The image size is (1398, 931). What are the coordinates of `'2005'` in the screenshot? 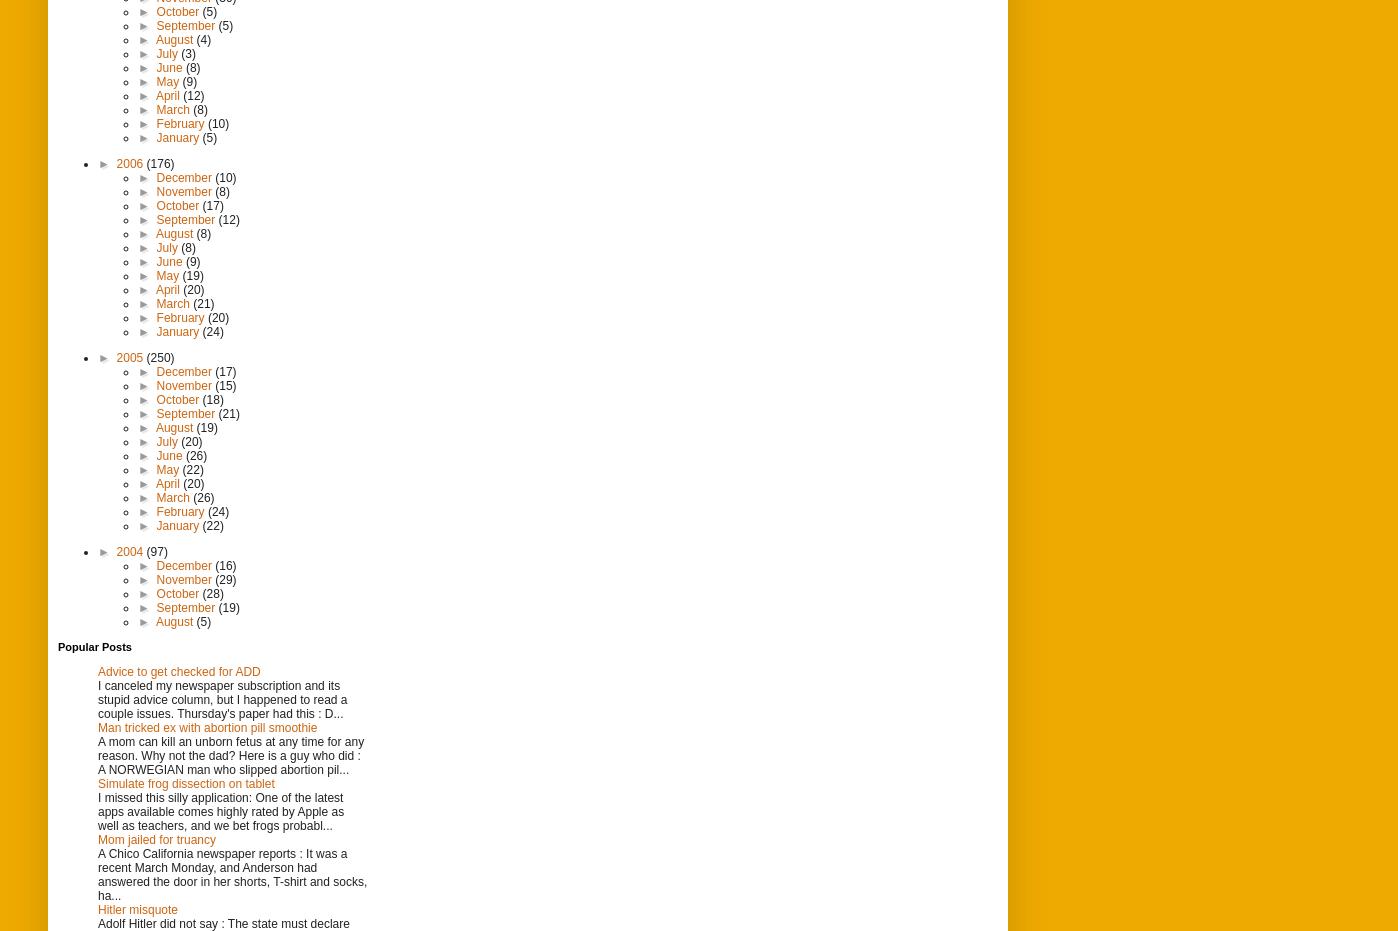 It's located at (130, 357).